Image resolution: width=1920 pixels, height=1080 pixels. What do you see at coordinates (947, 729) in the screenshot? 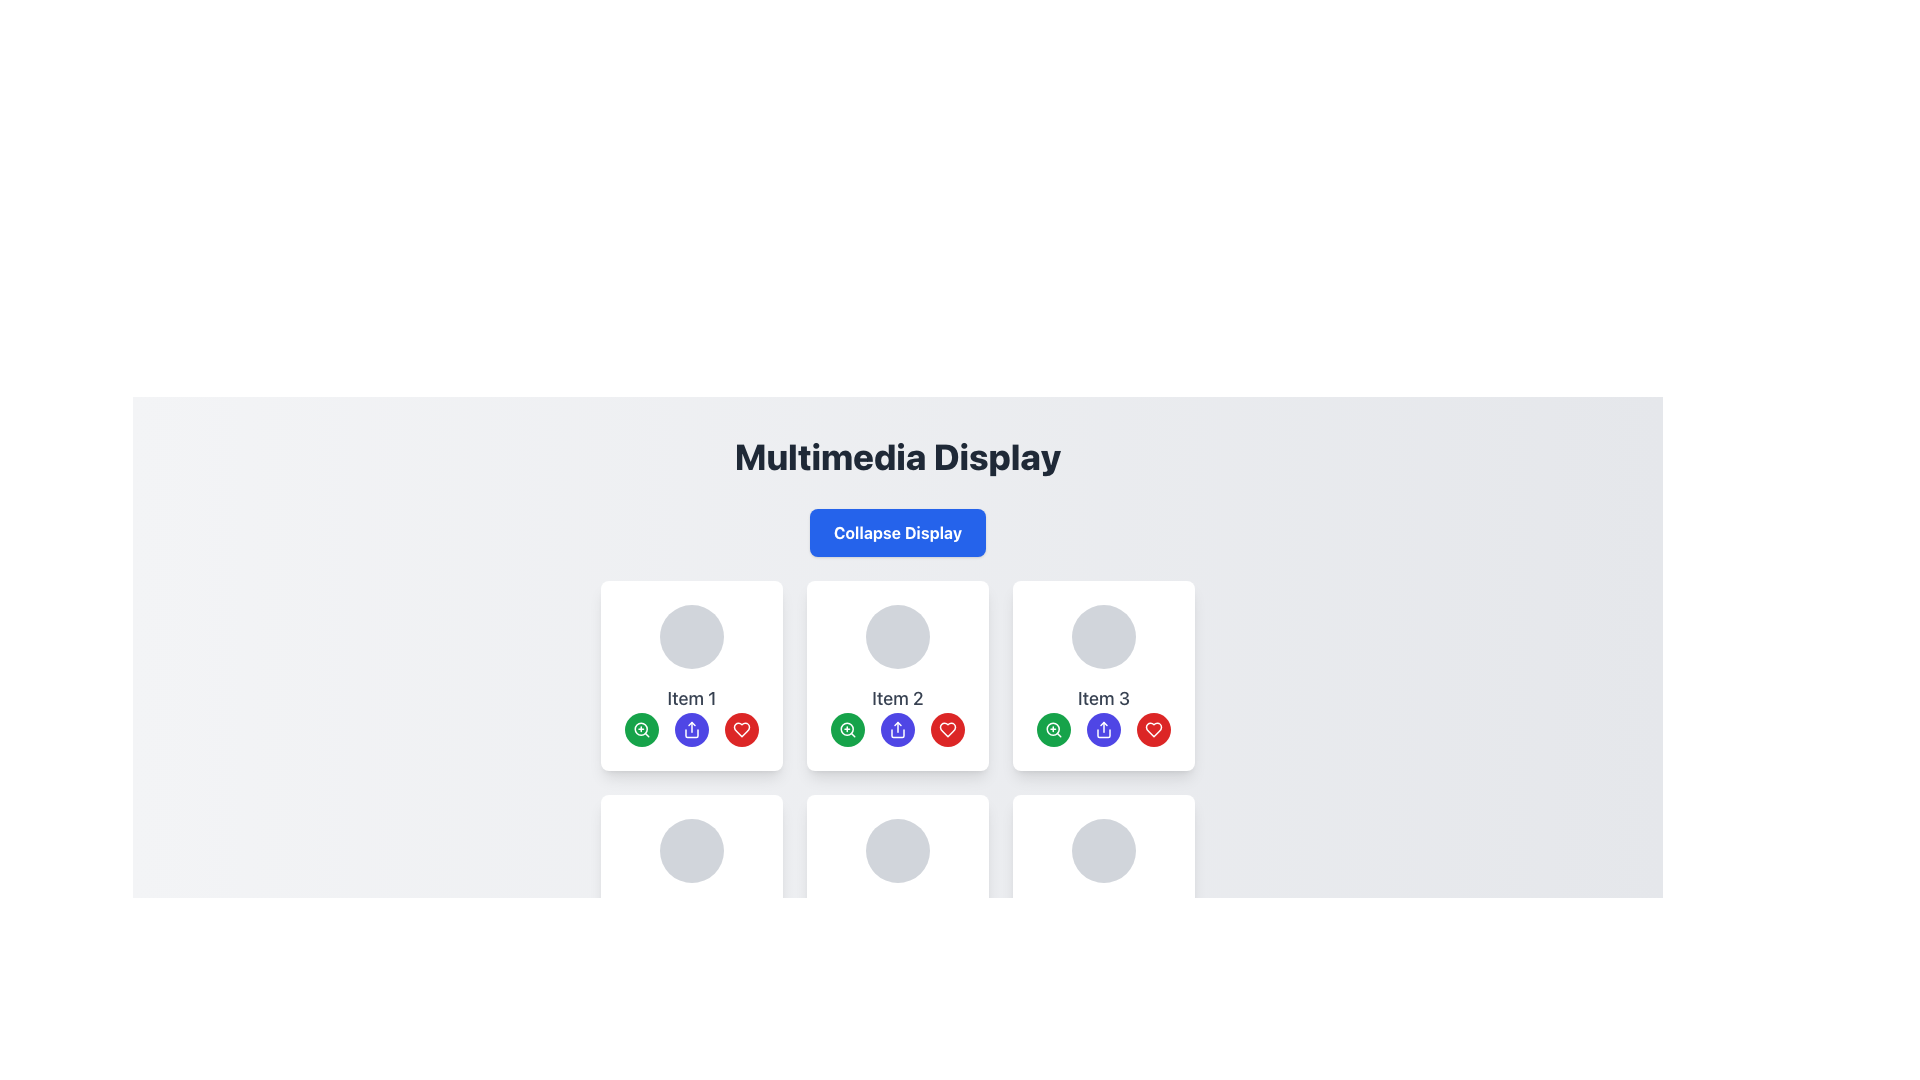
I see `the 'favorites' SVG icon located in the second column below 'Item 2'` at bounding box center [947, 729].